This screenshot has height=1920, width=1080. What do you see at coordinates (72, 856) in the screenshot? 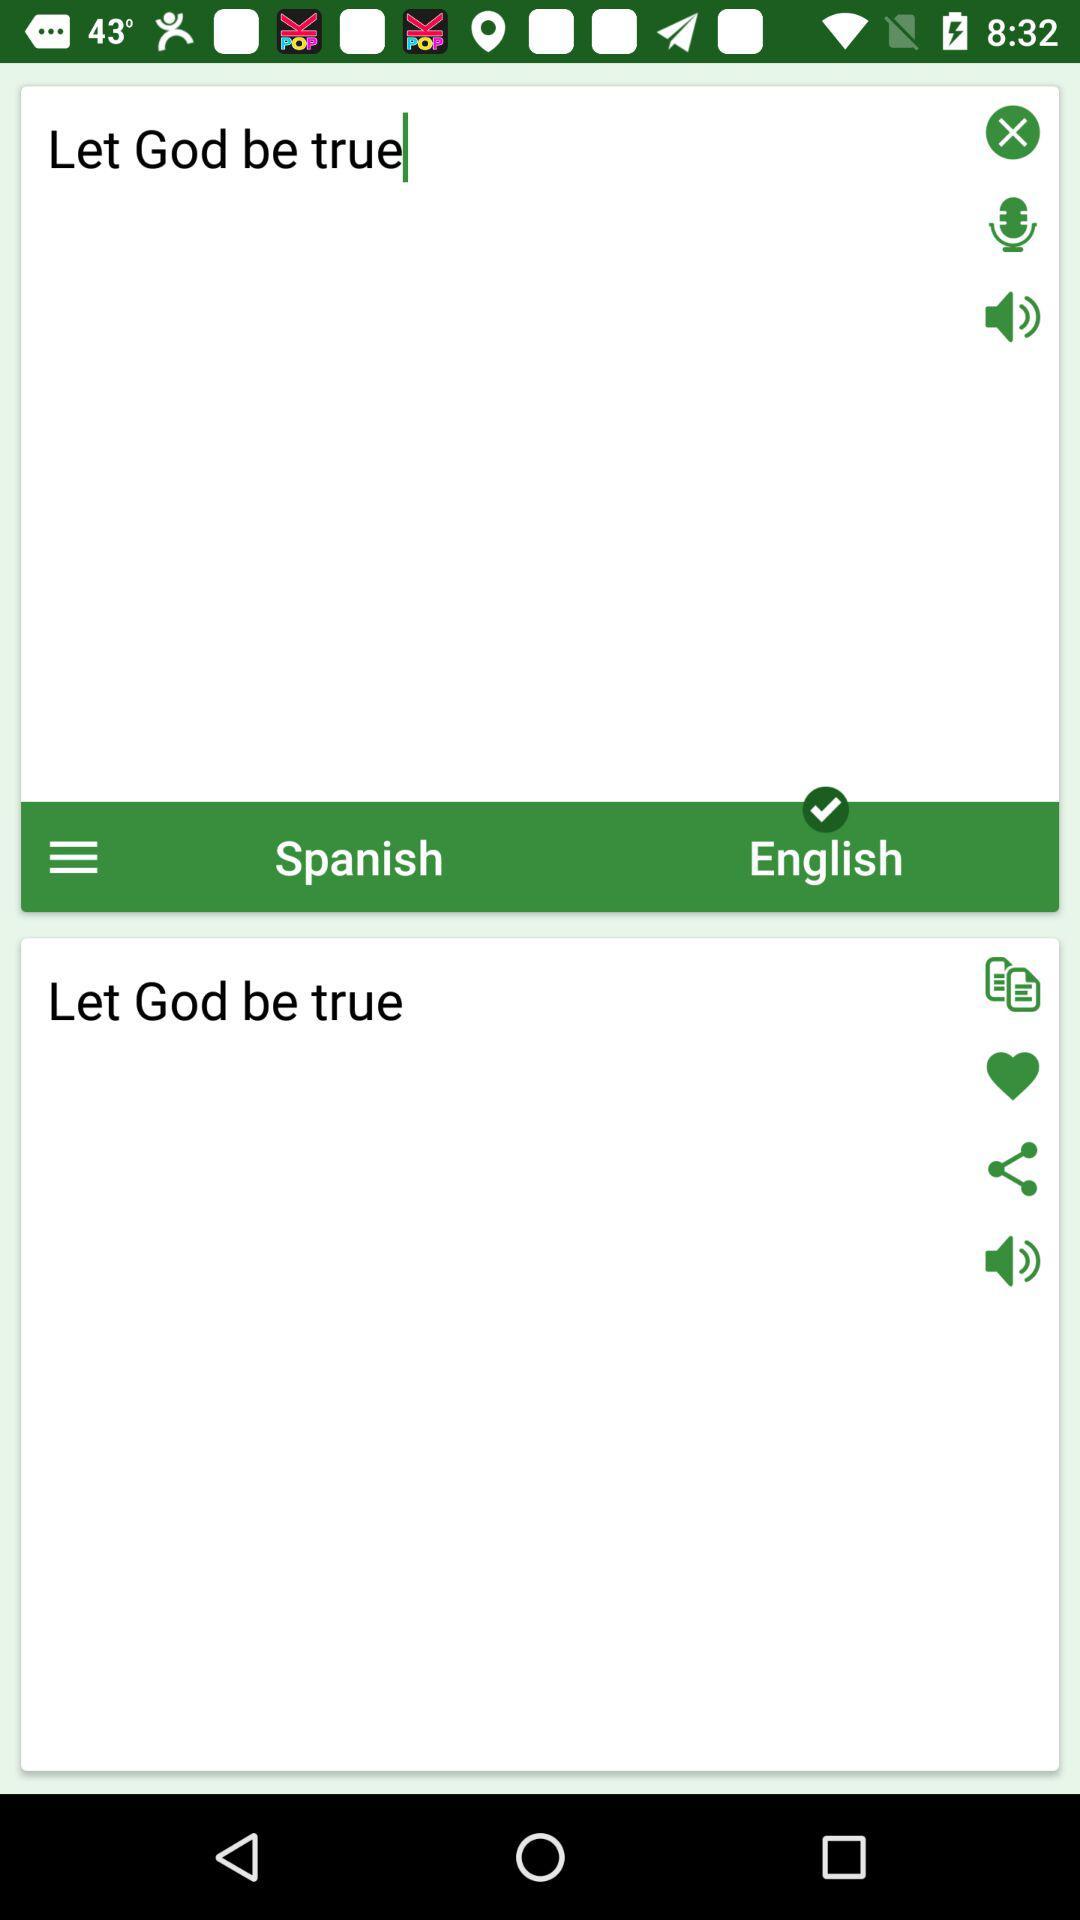
I see `the icon next to spanish` at bounding box center [72, 856].